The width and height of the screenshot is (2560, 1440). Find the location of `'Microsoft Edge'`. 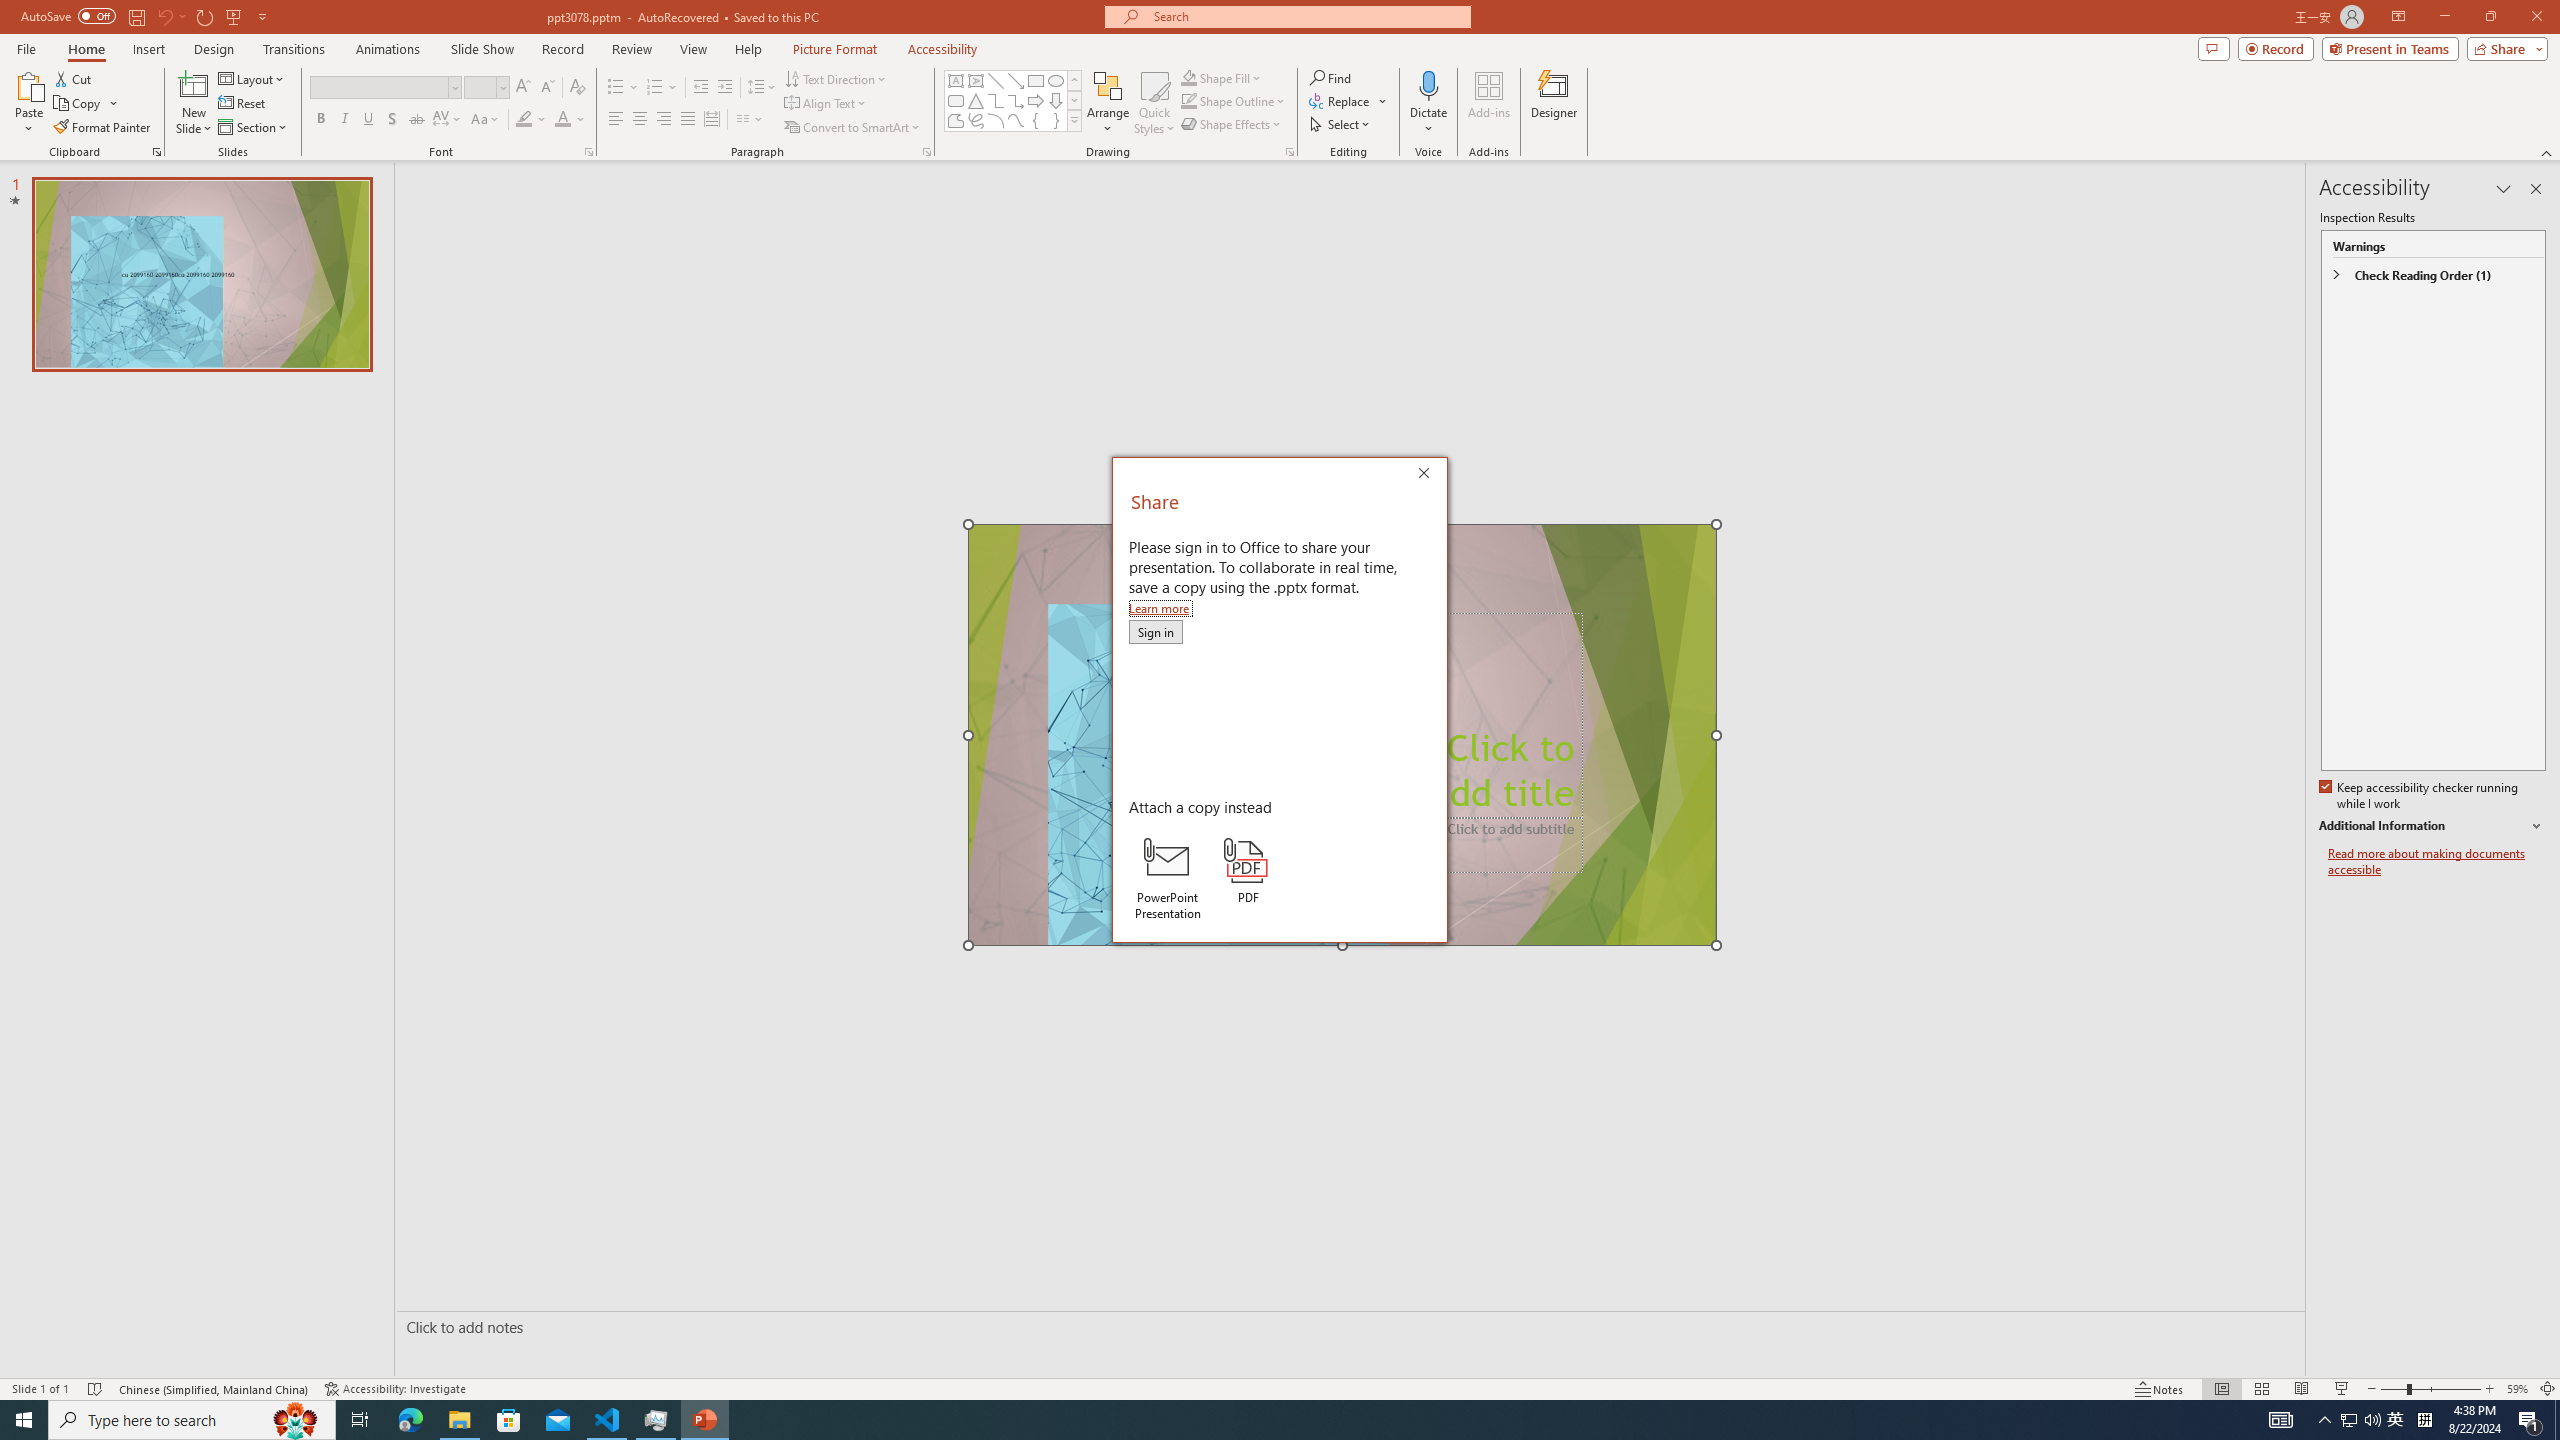

'Microsoft Edge' is located at coordinates (409, 1418).